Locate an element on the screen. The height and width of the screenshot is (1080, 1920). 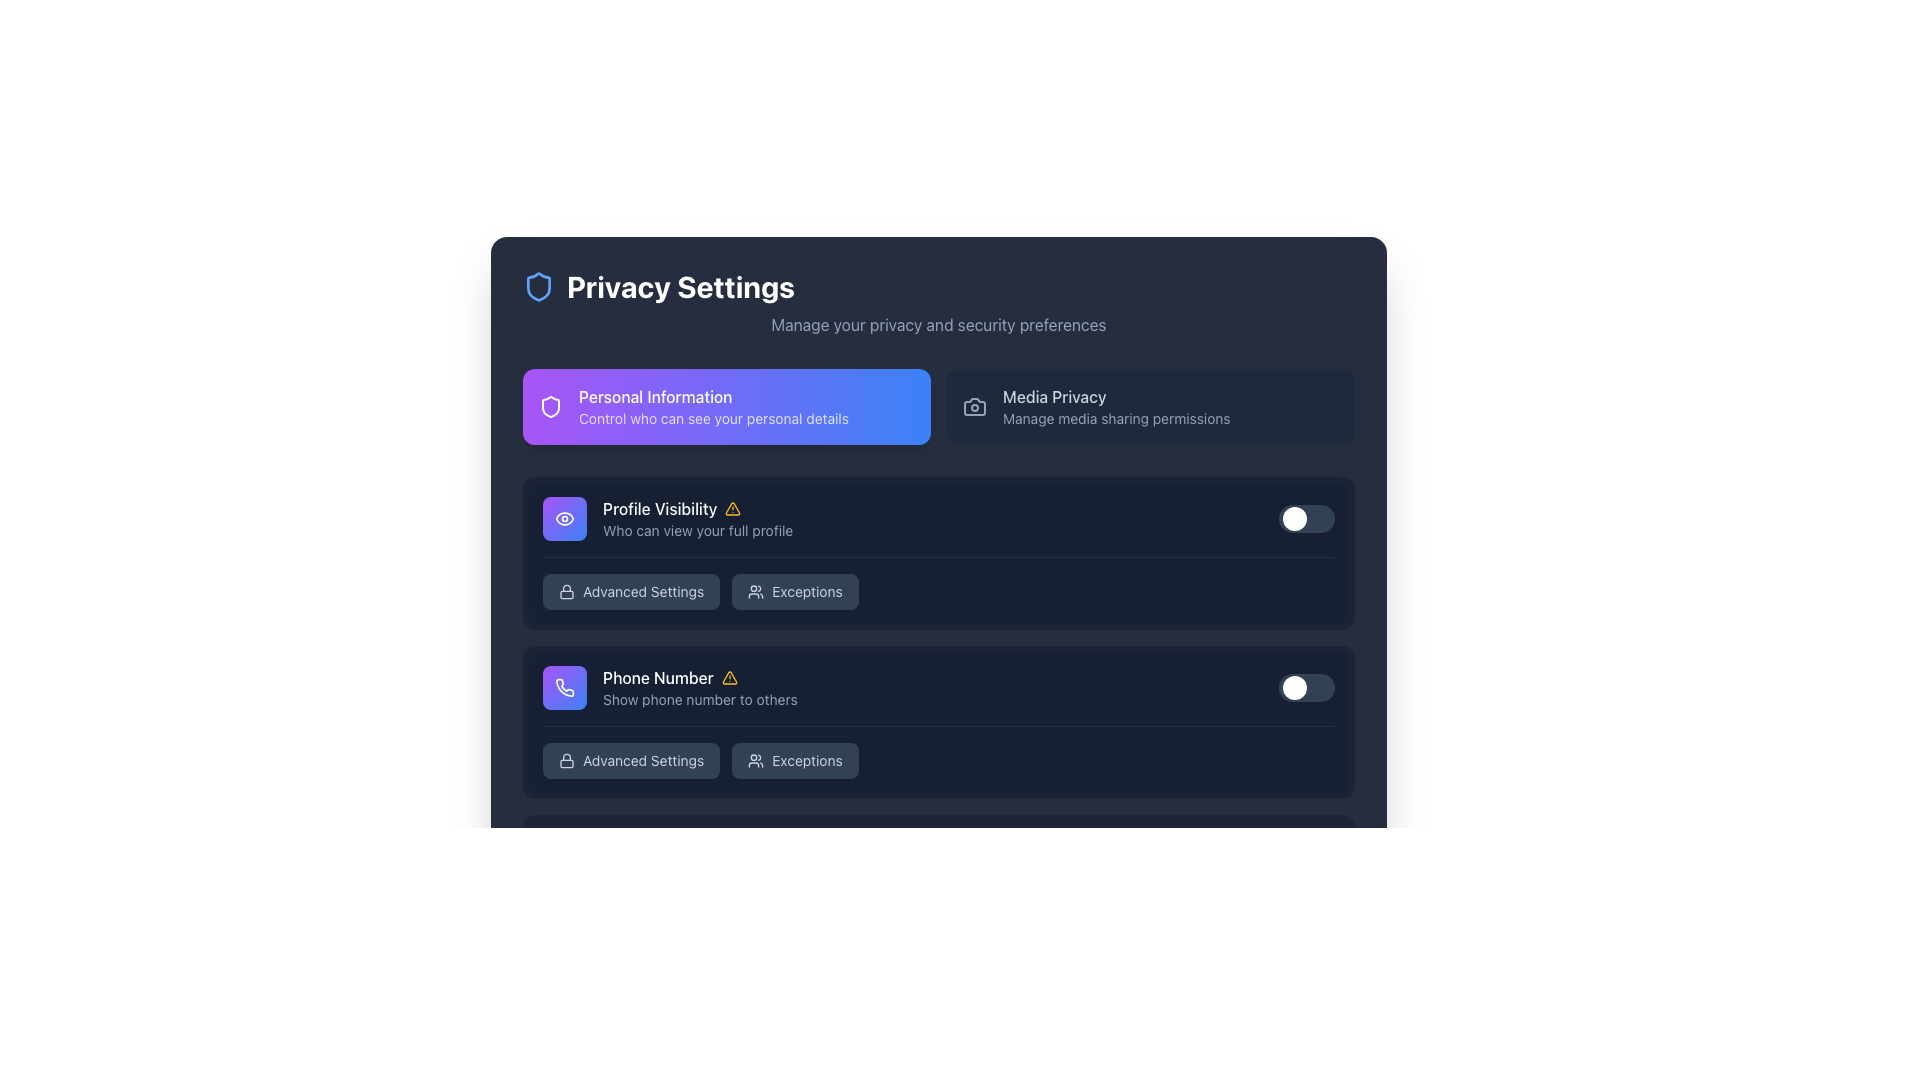
the 'Media Privacy' text block with the camera icon, which is the second item in the row at the top of the interface is located at coordinates (1115, 406).